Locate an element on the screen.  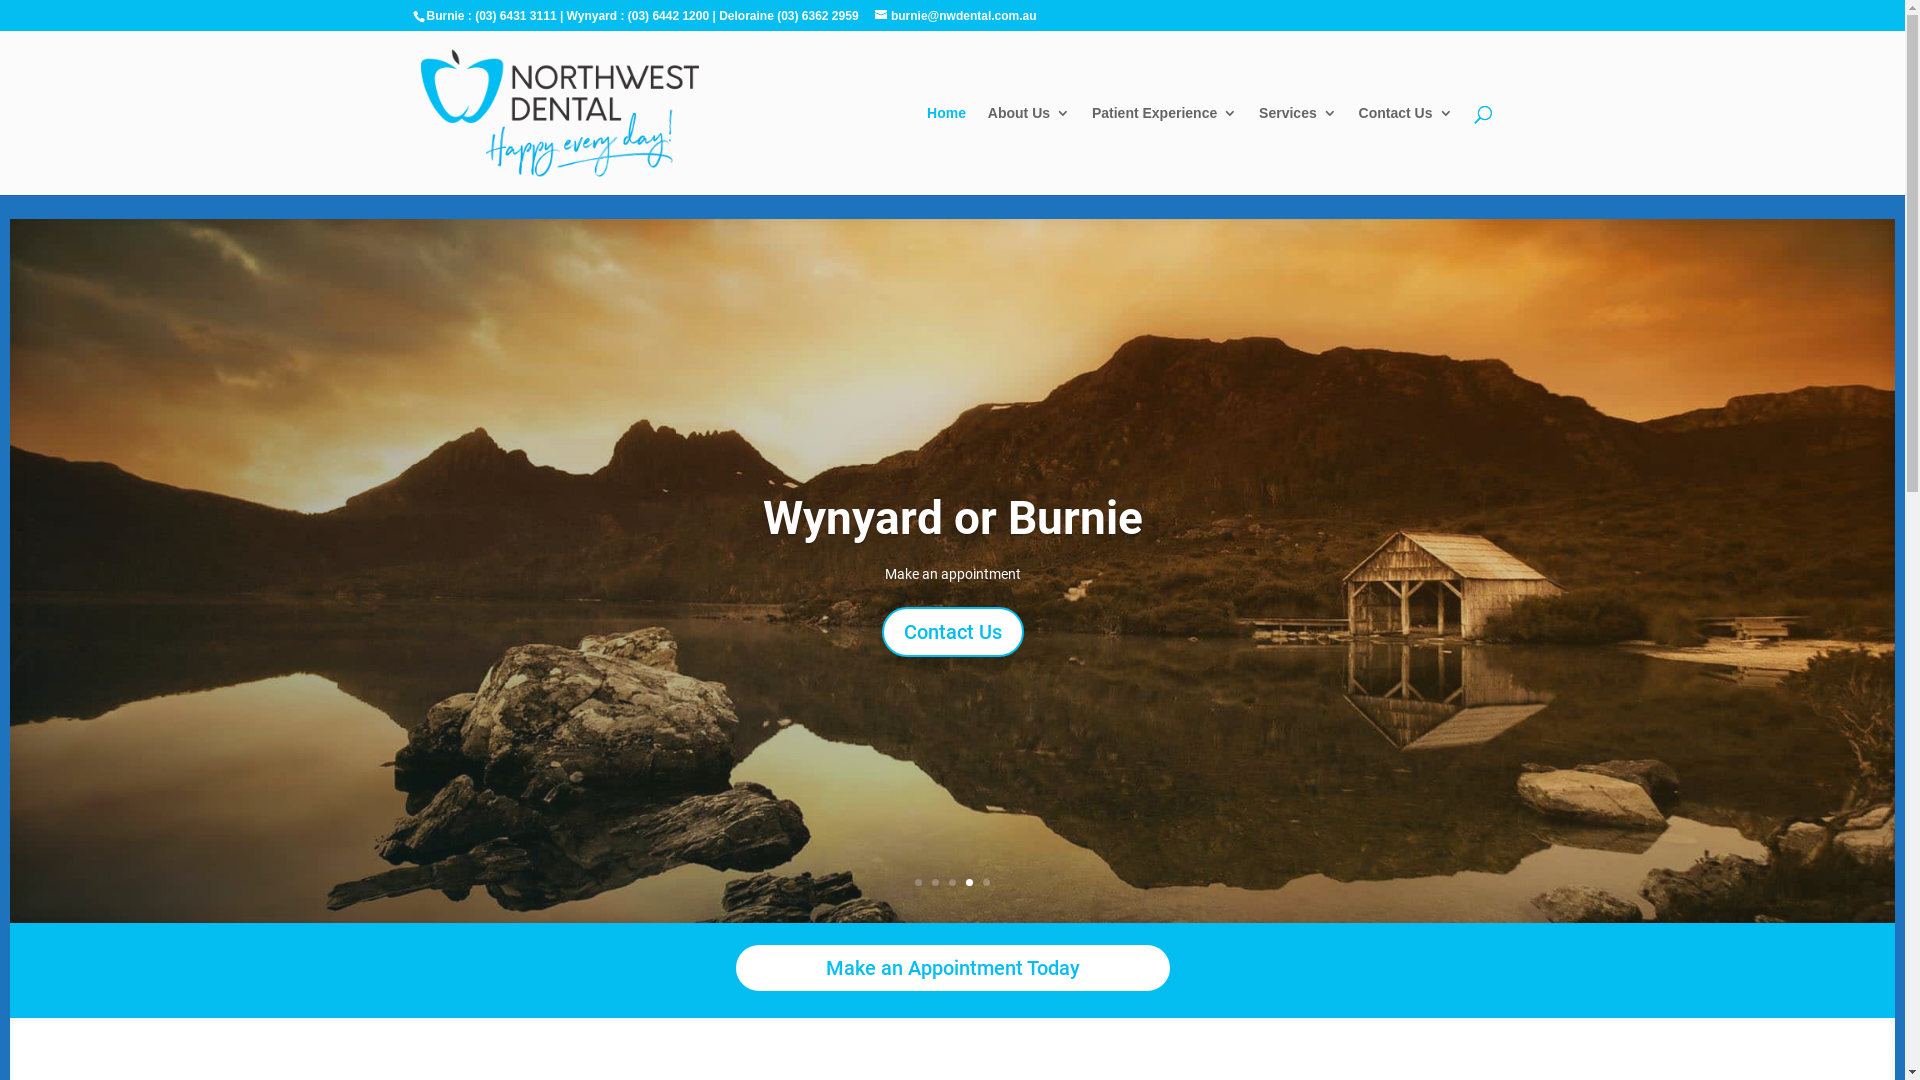
'Wynyard or Burnie' is located at coordinates (761, 516).